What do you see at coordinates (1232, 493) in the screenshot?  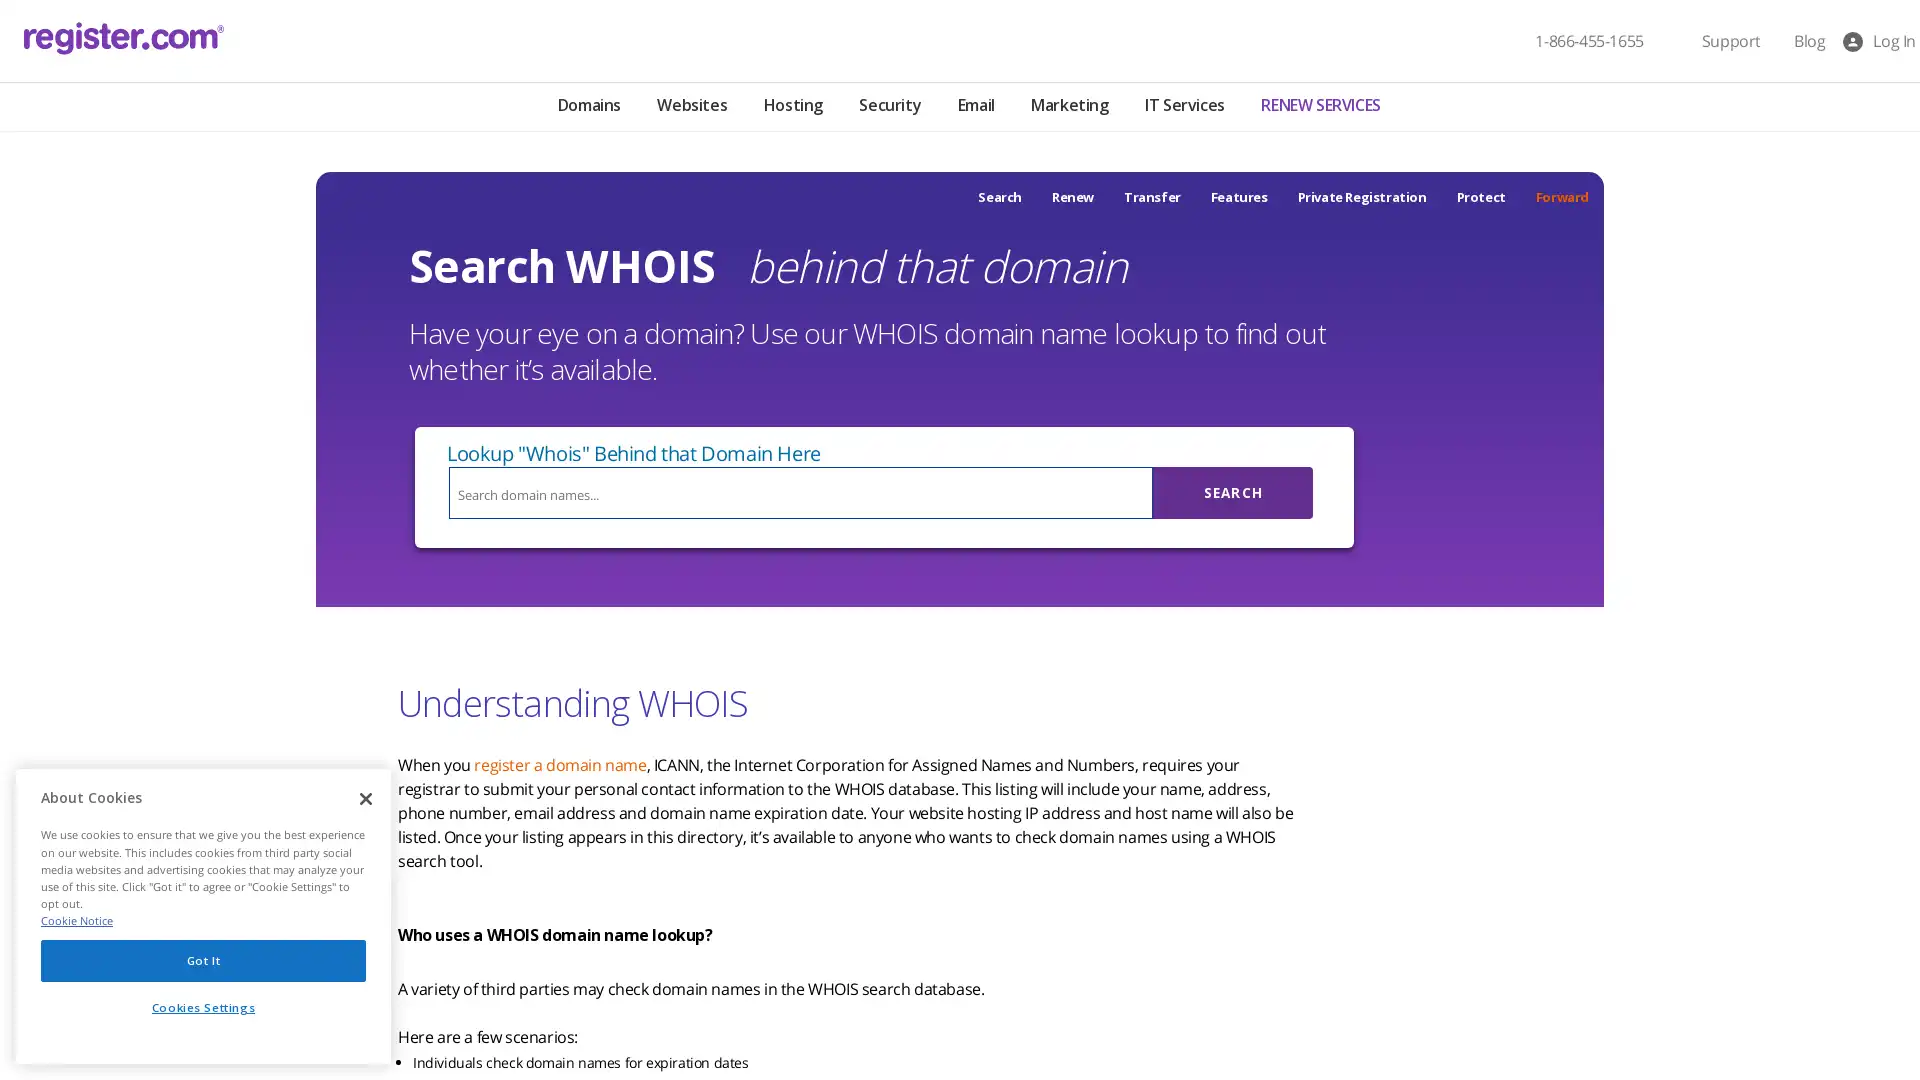 I see `Search` at bounding box center [1232, 493].